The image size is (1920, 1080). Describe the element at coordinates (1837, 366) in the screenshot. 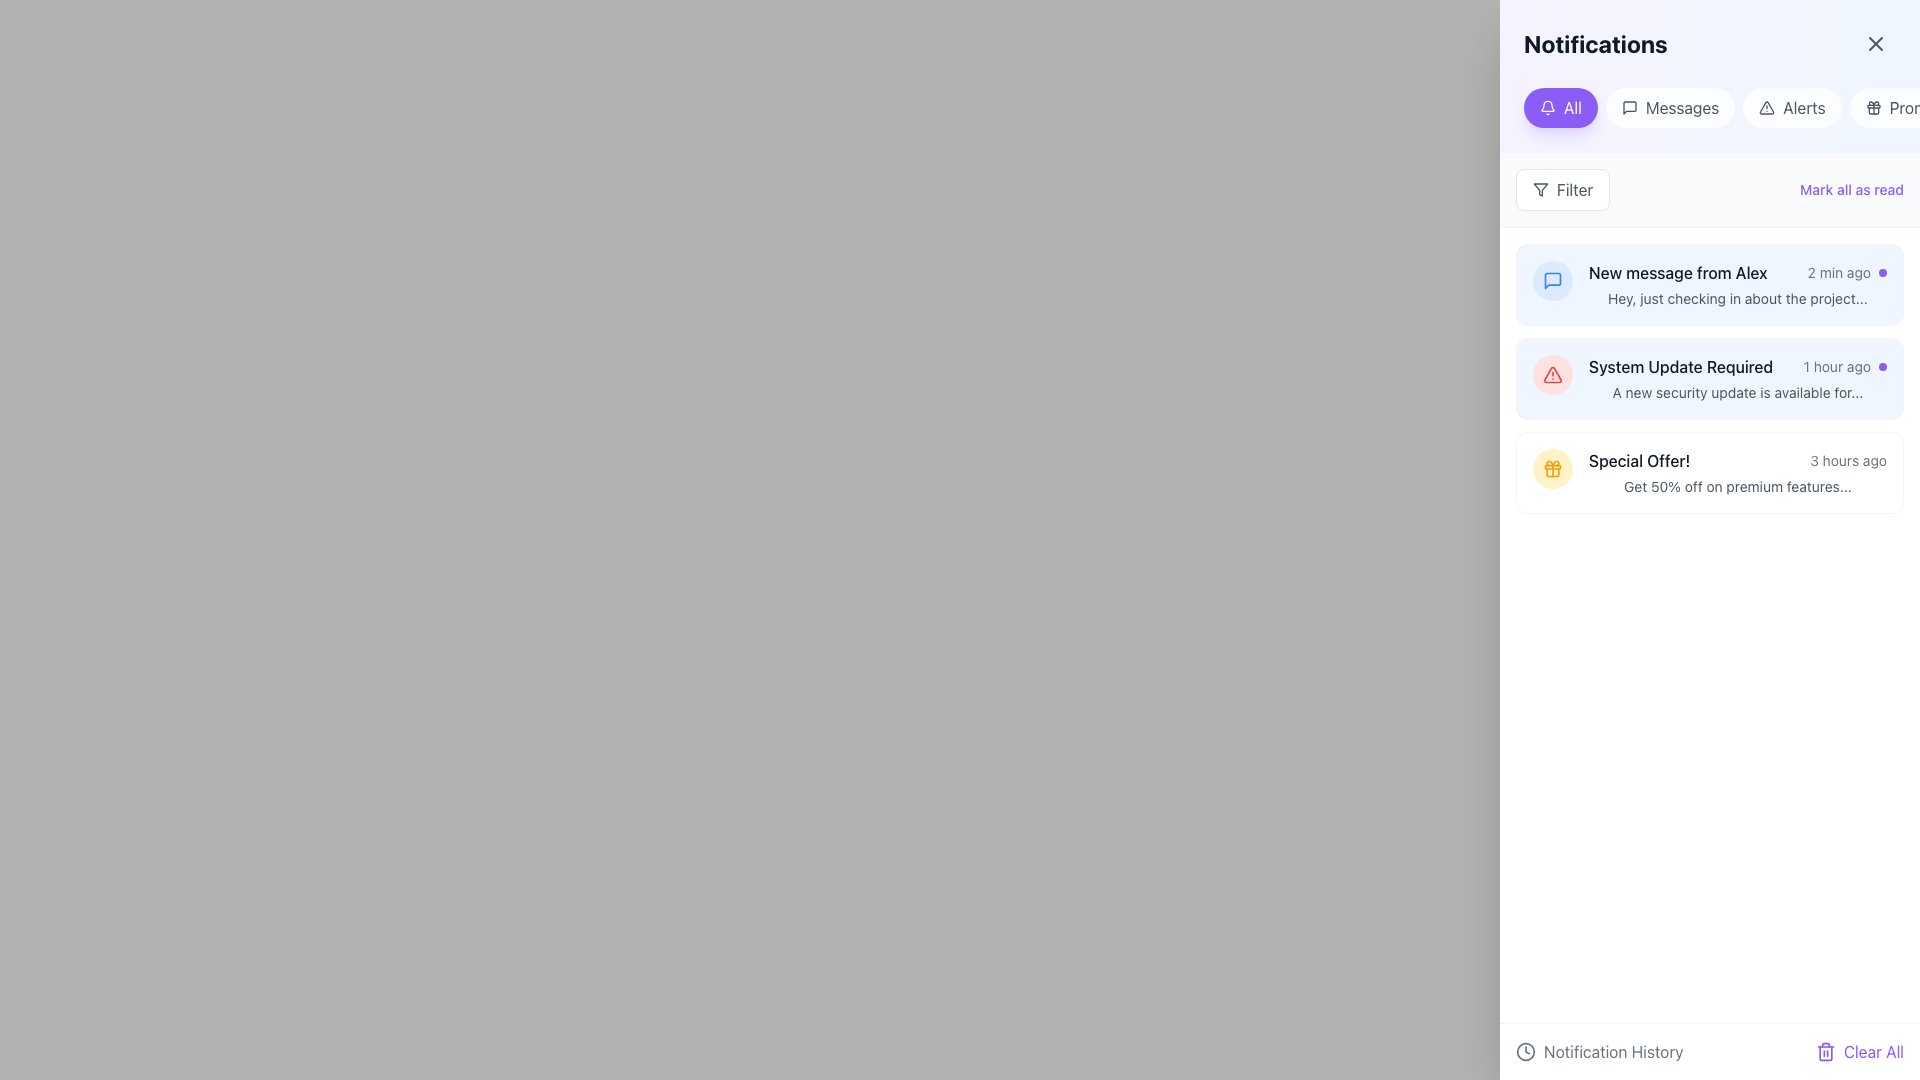

I see `the text element displaying '1 hour ago' adjacent to the violet circular indicator in the 'System Update Required' notification` at that location.